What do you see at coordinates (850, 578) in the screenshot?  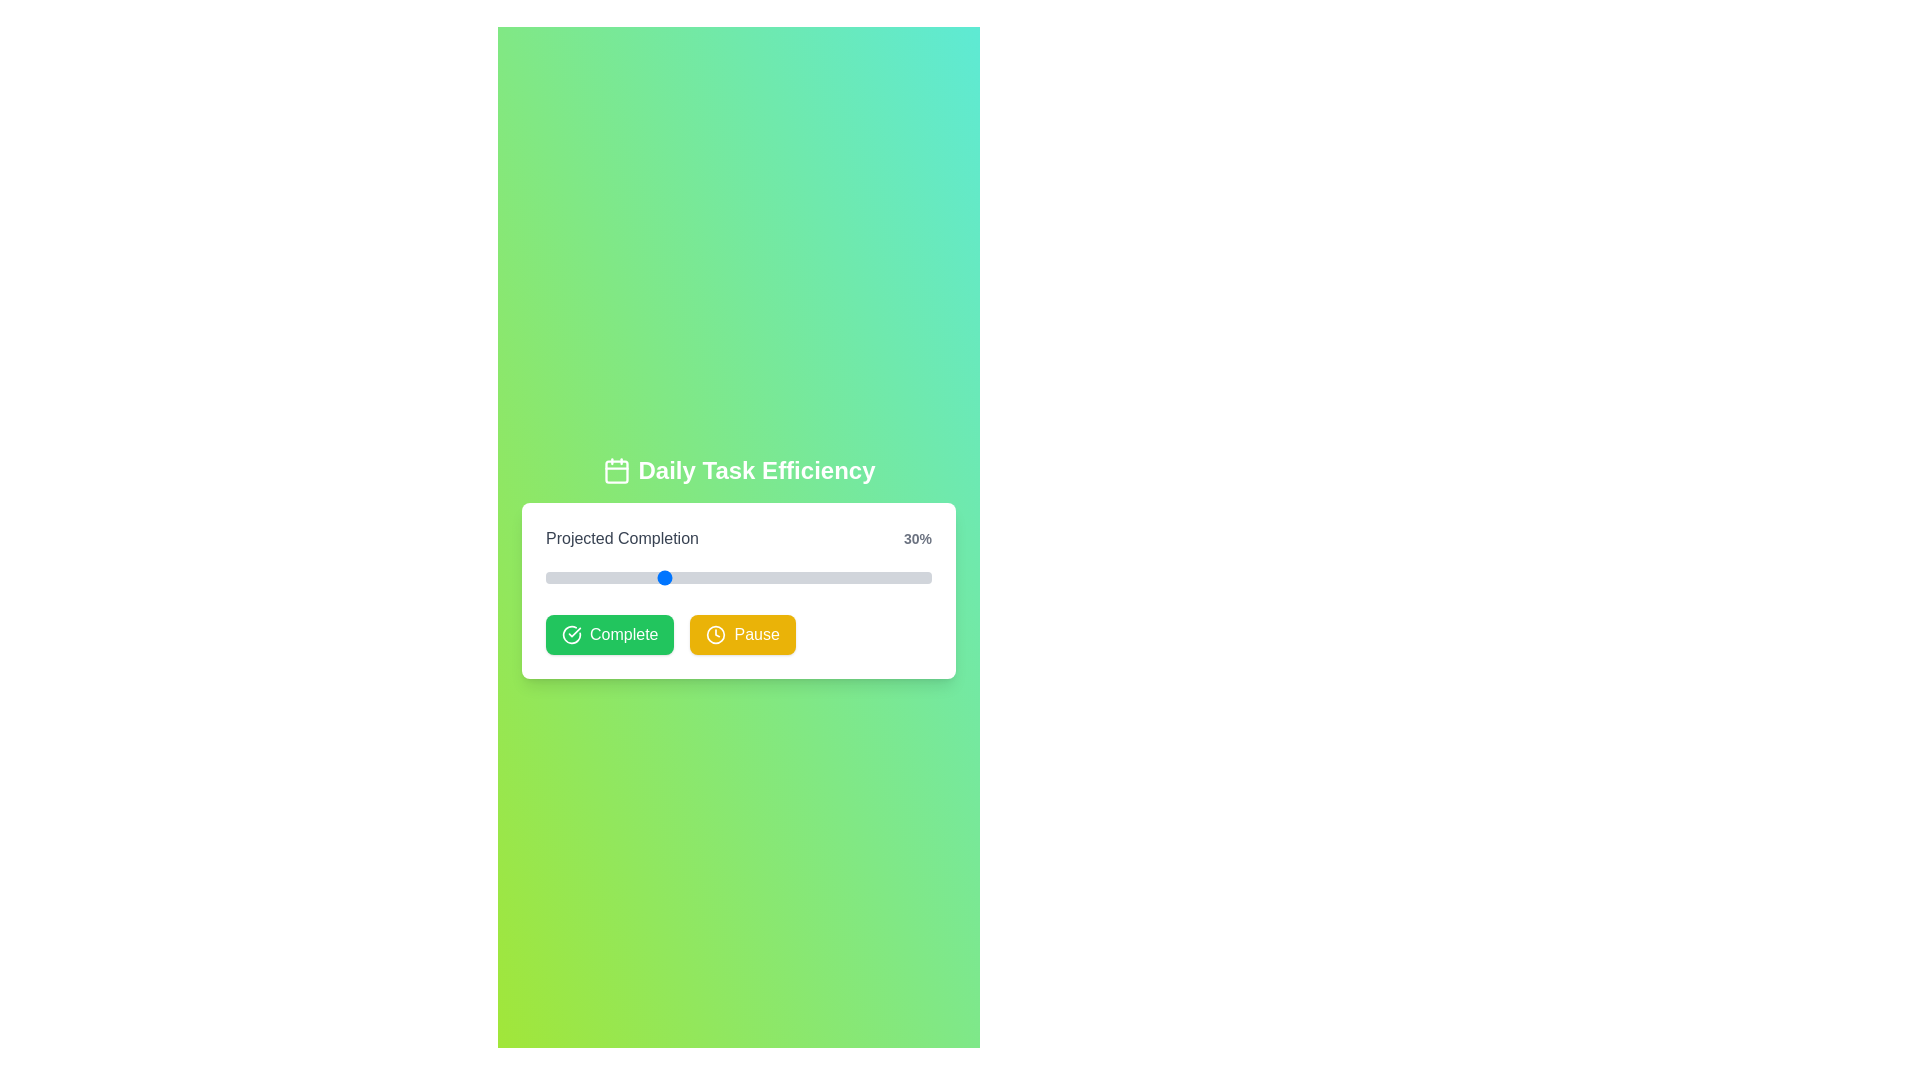 I see `the progress slider to 79%` at bounding box center [850, 578].